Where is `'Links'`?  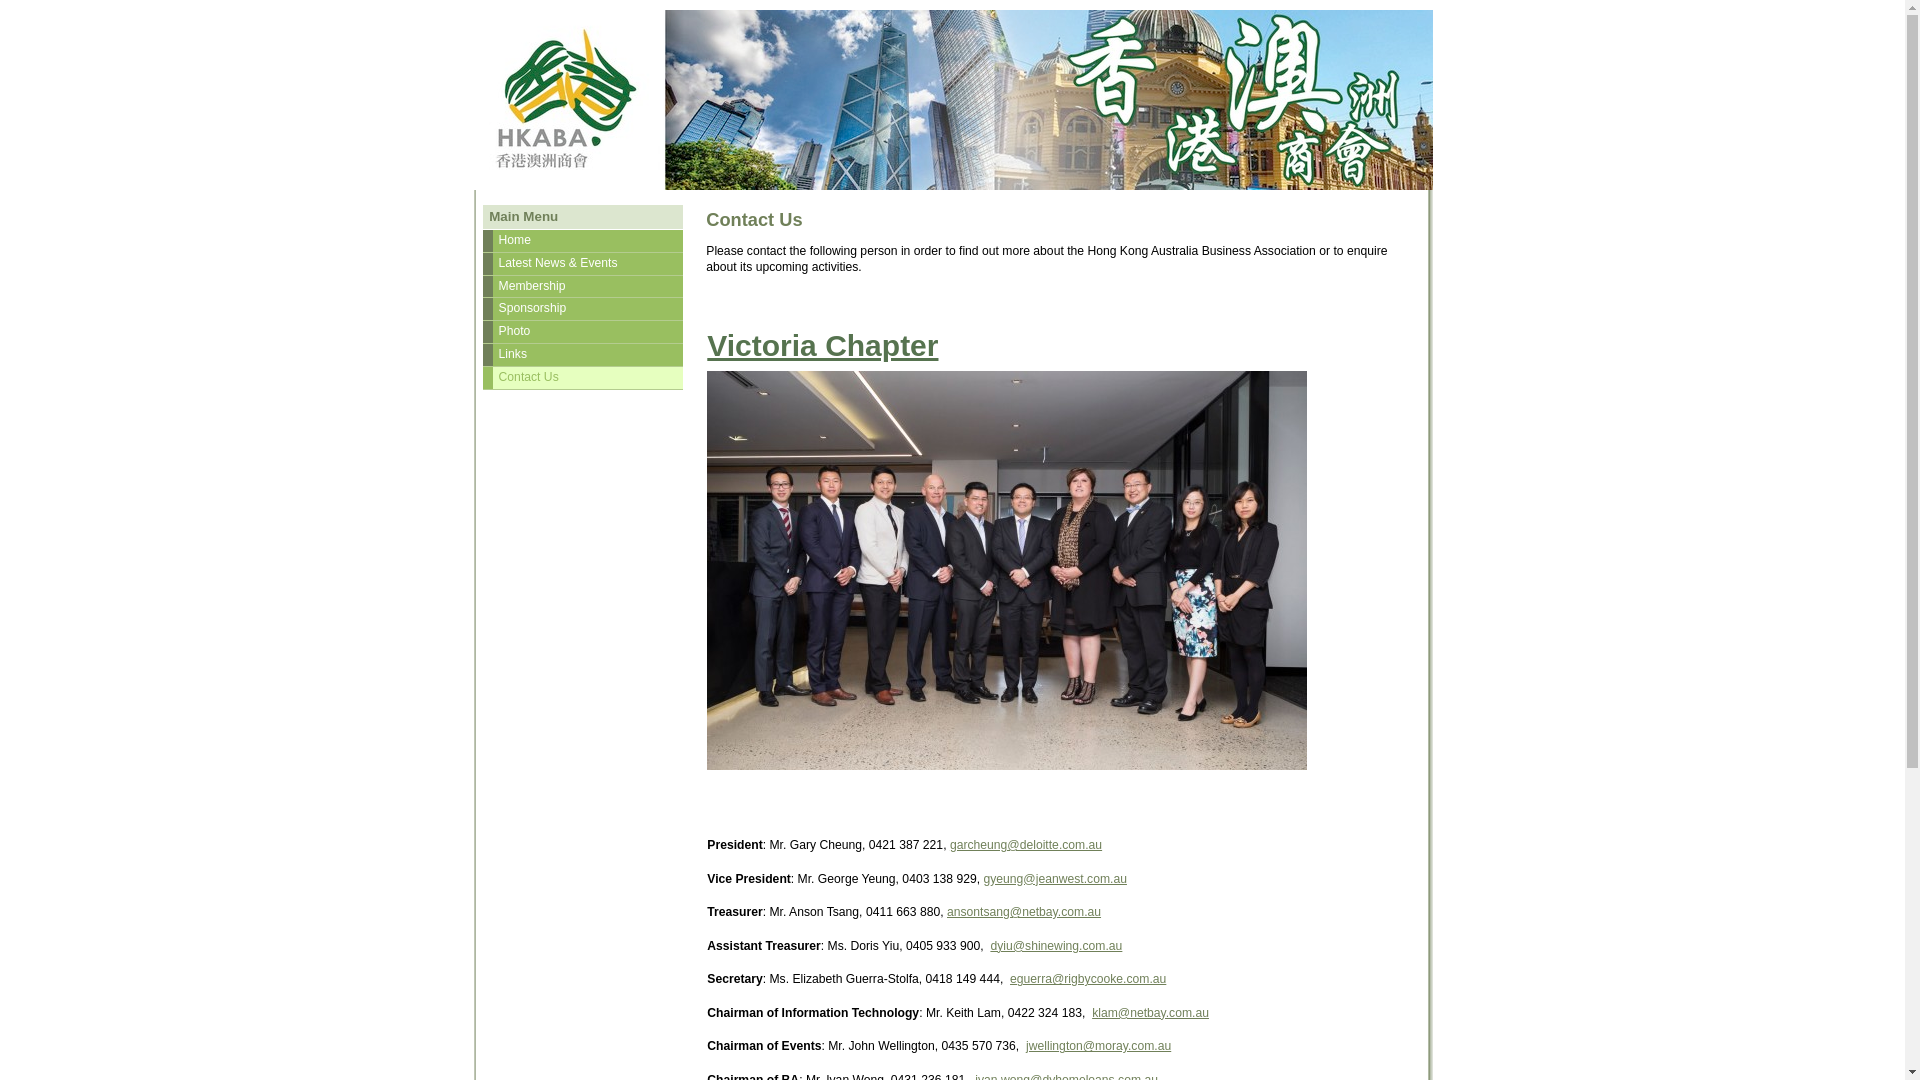 'Links' is located at coordinates (581, 353).